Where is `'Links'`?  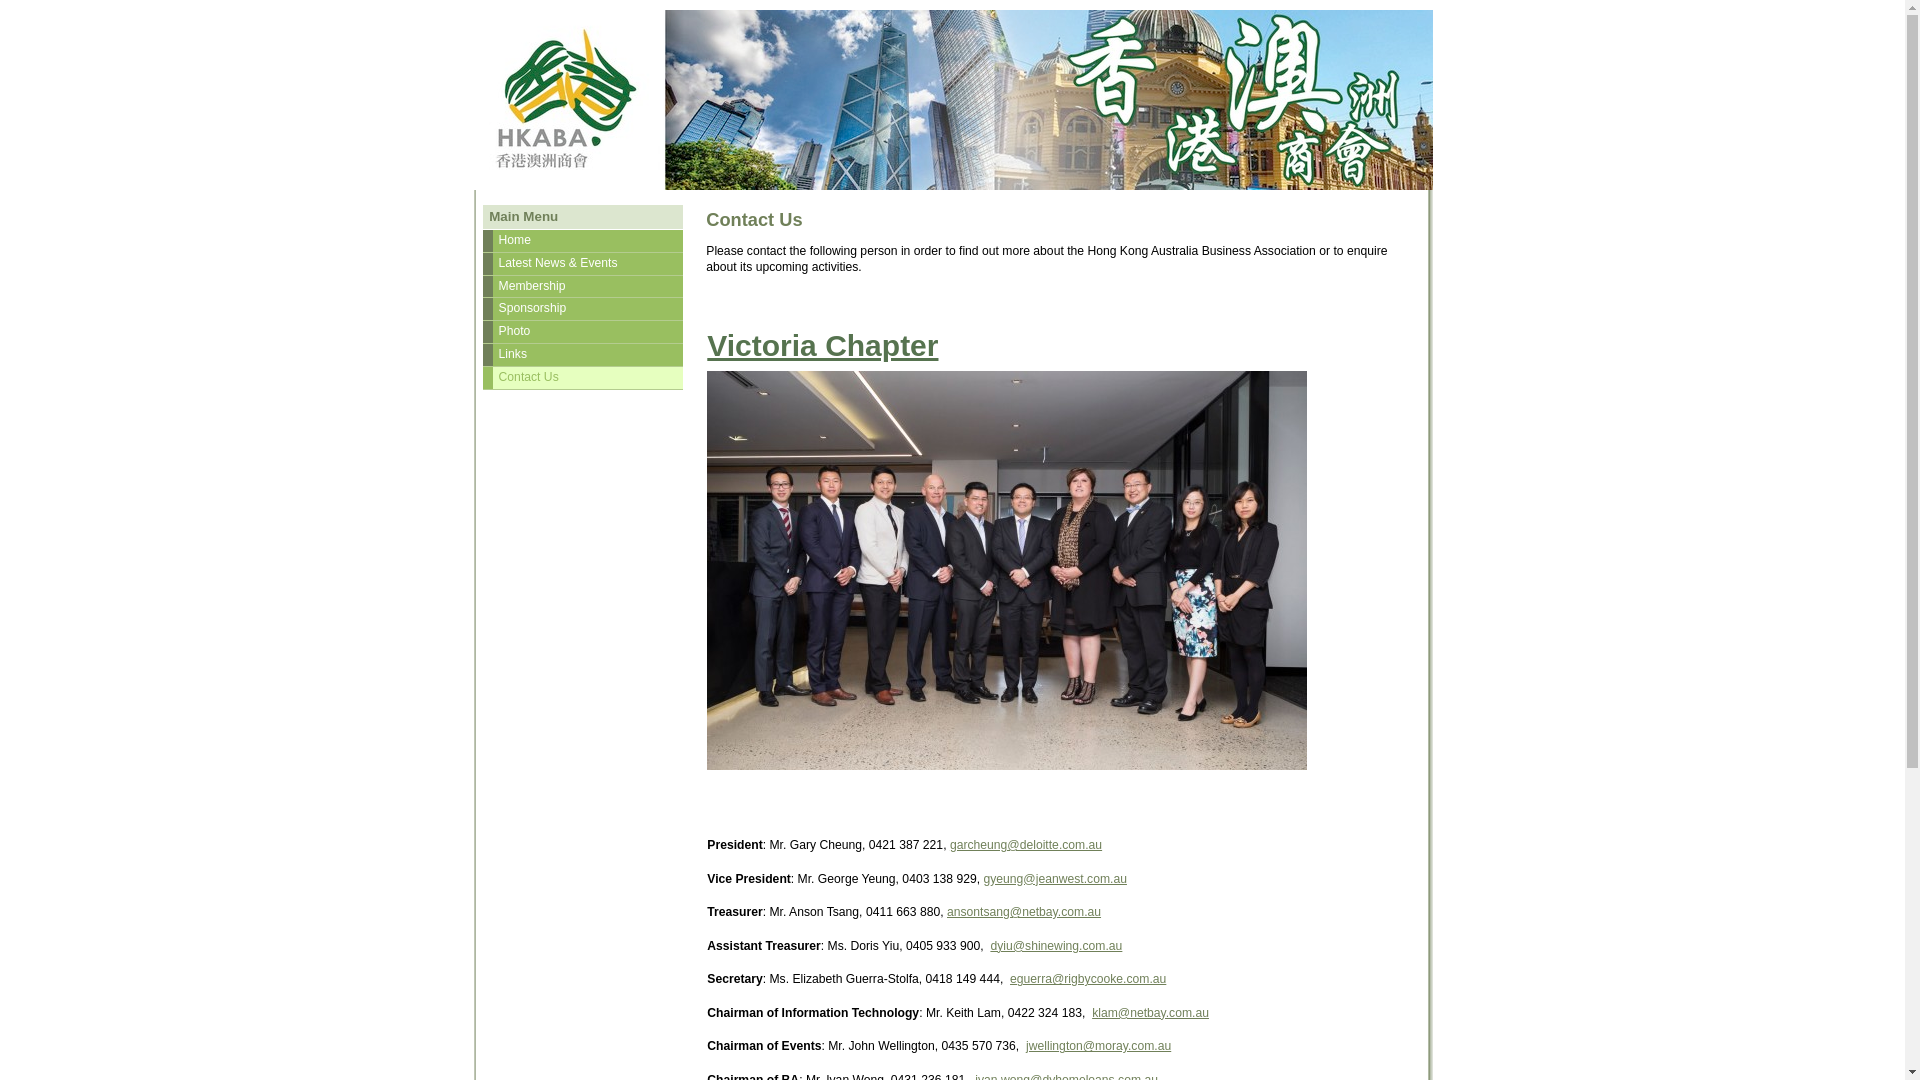 'Links' is located at coordinates (581, 353).